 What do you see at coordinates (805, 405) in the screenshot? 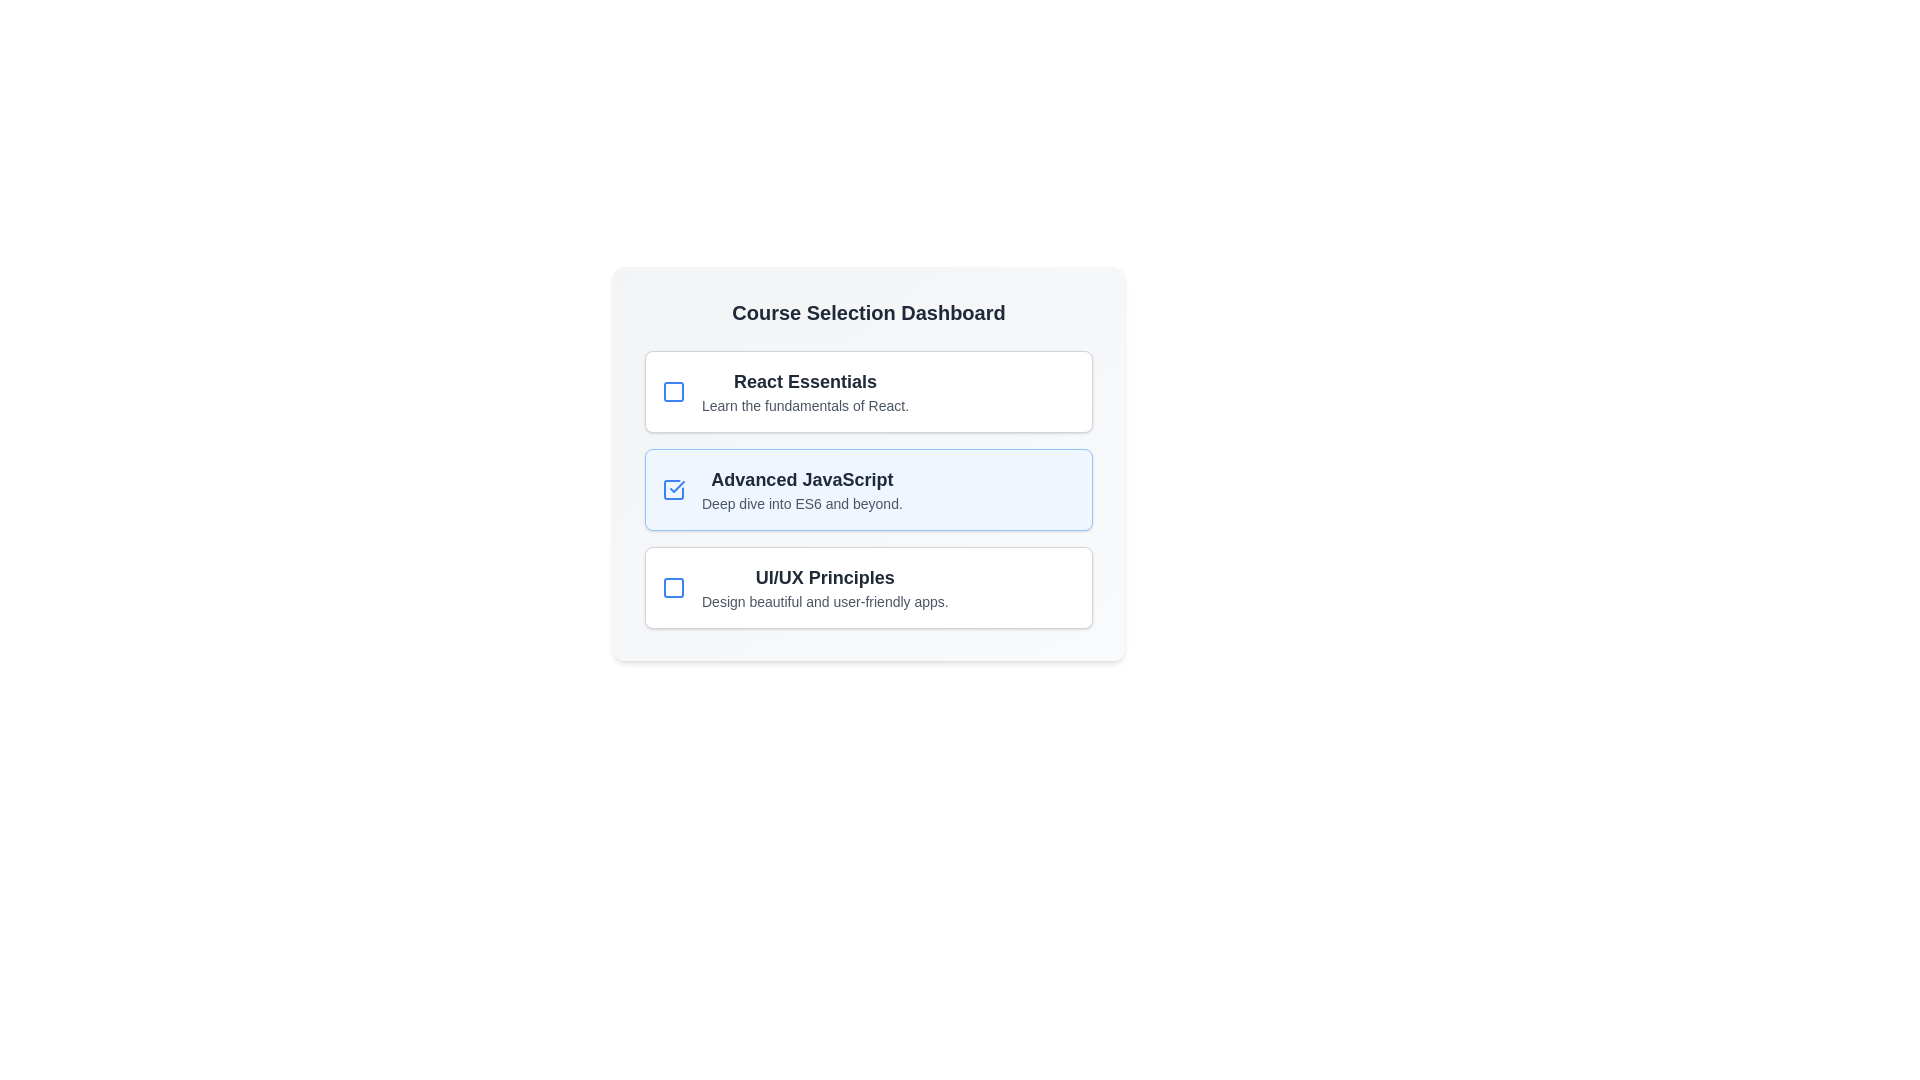
I see `the static text element that reads 'Learn the fundamentals of React.' which is displayed in light gray color and positioned beneath the title 'React Essentials'` at bounding box center [805, 405].